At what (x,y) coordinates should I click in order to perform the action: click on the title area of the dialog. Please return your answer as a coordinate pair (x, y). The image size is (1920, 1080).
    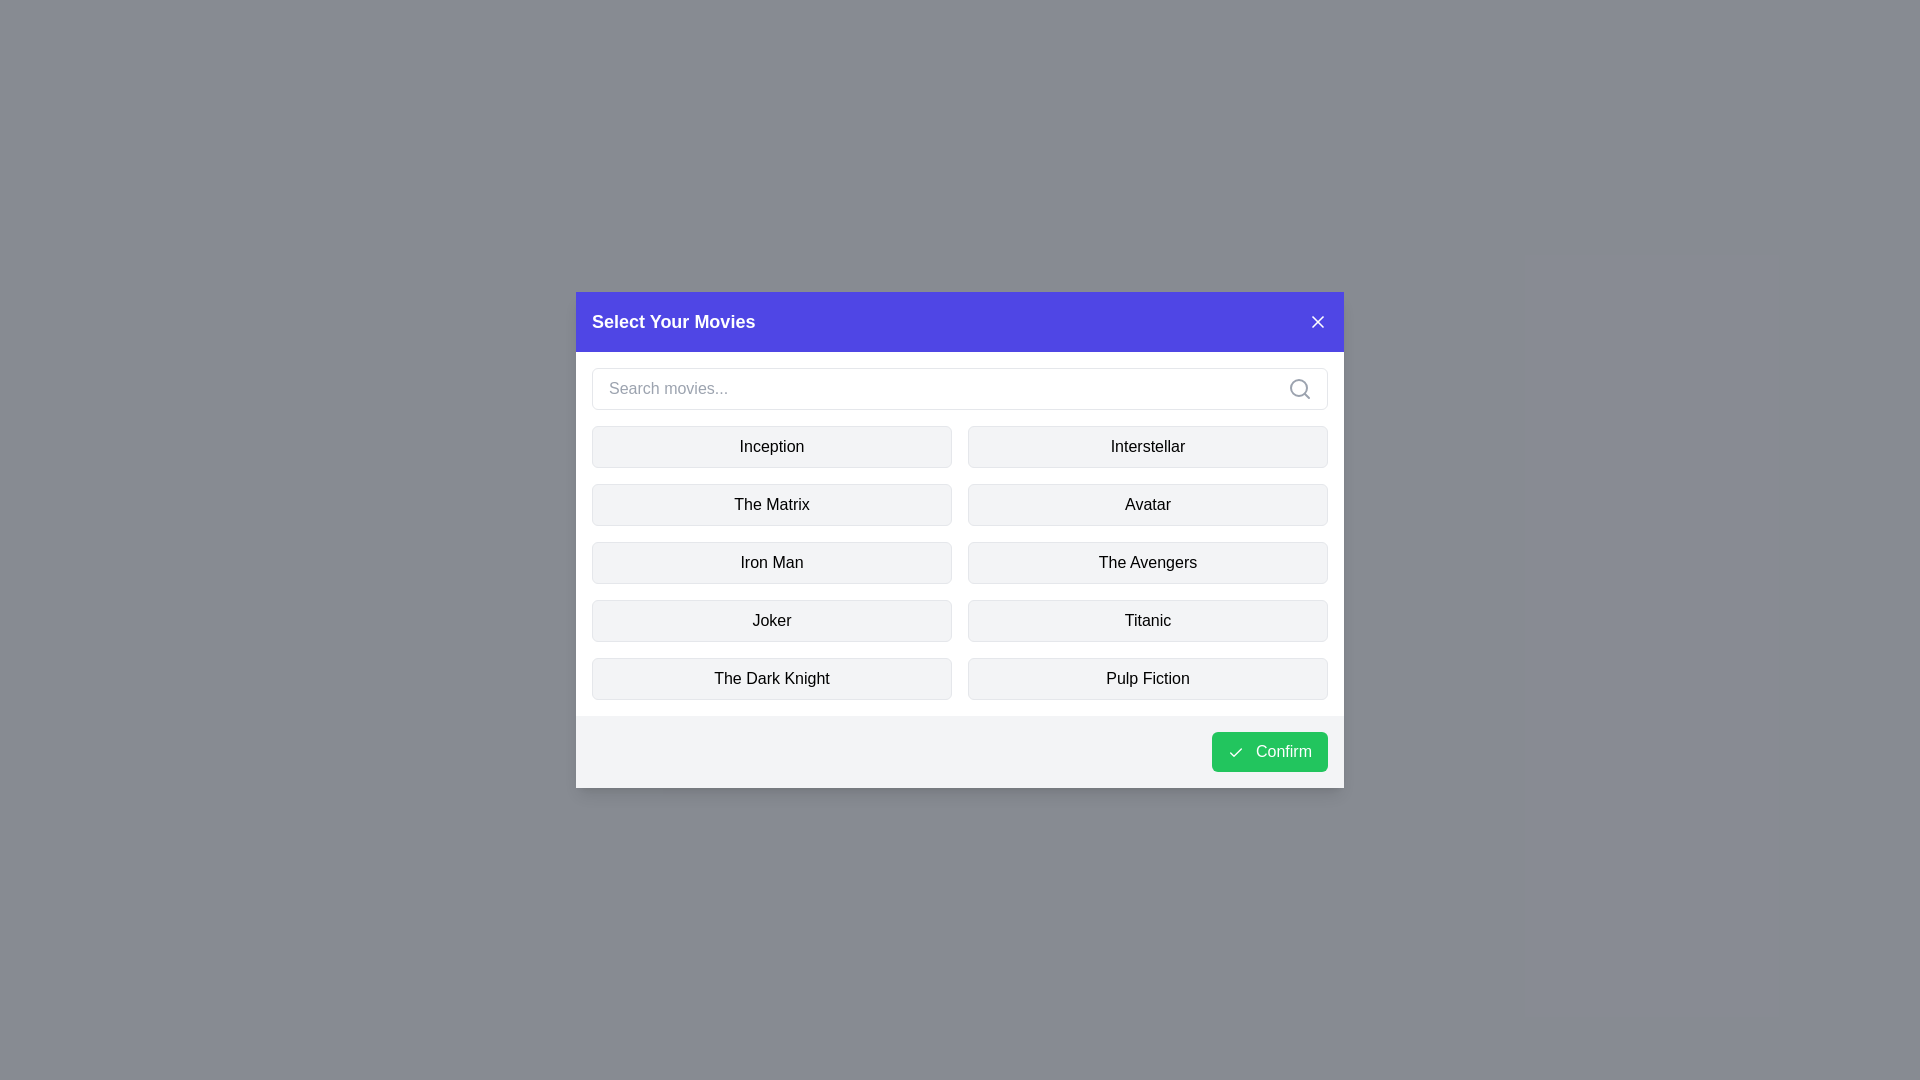
    Looking at the image, I should click on (960, 320).